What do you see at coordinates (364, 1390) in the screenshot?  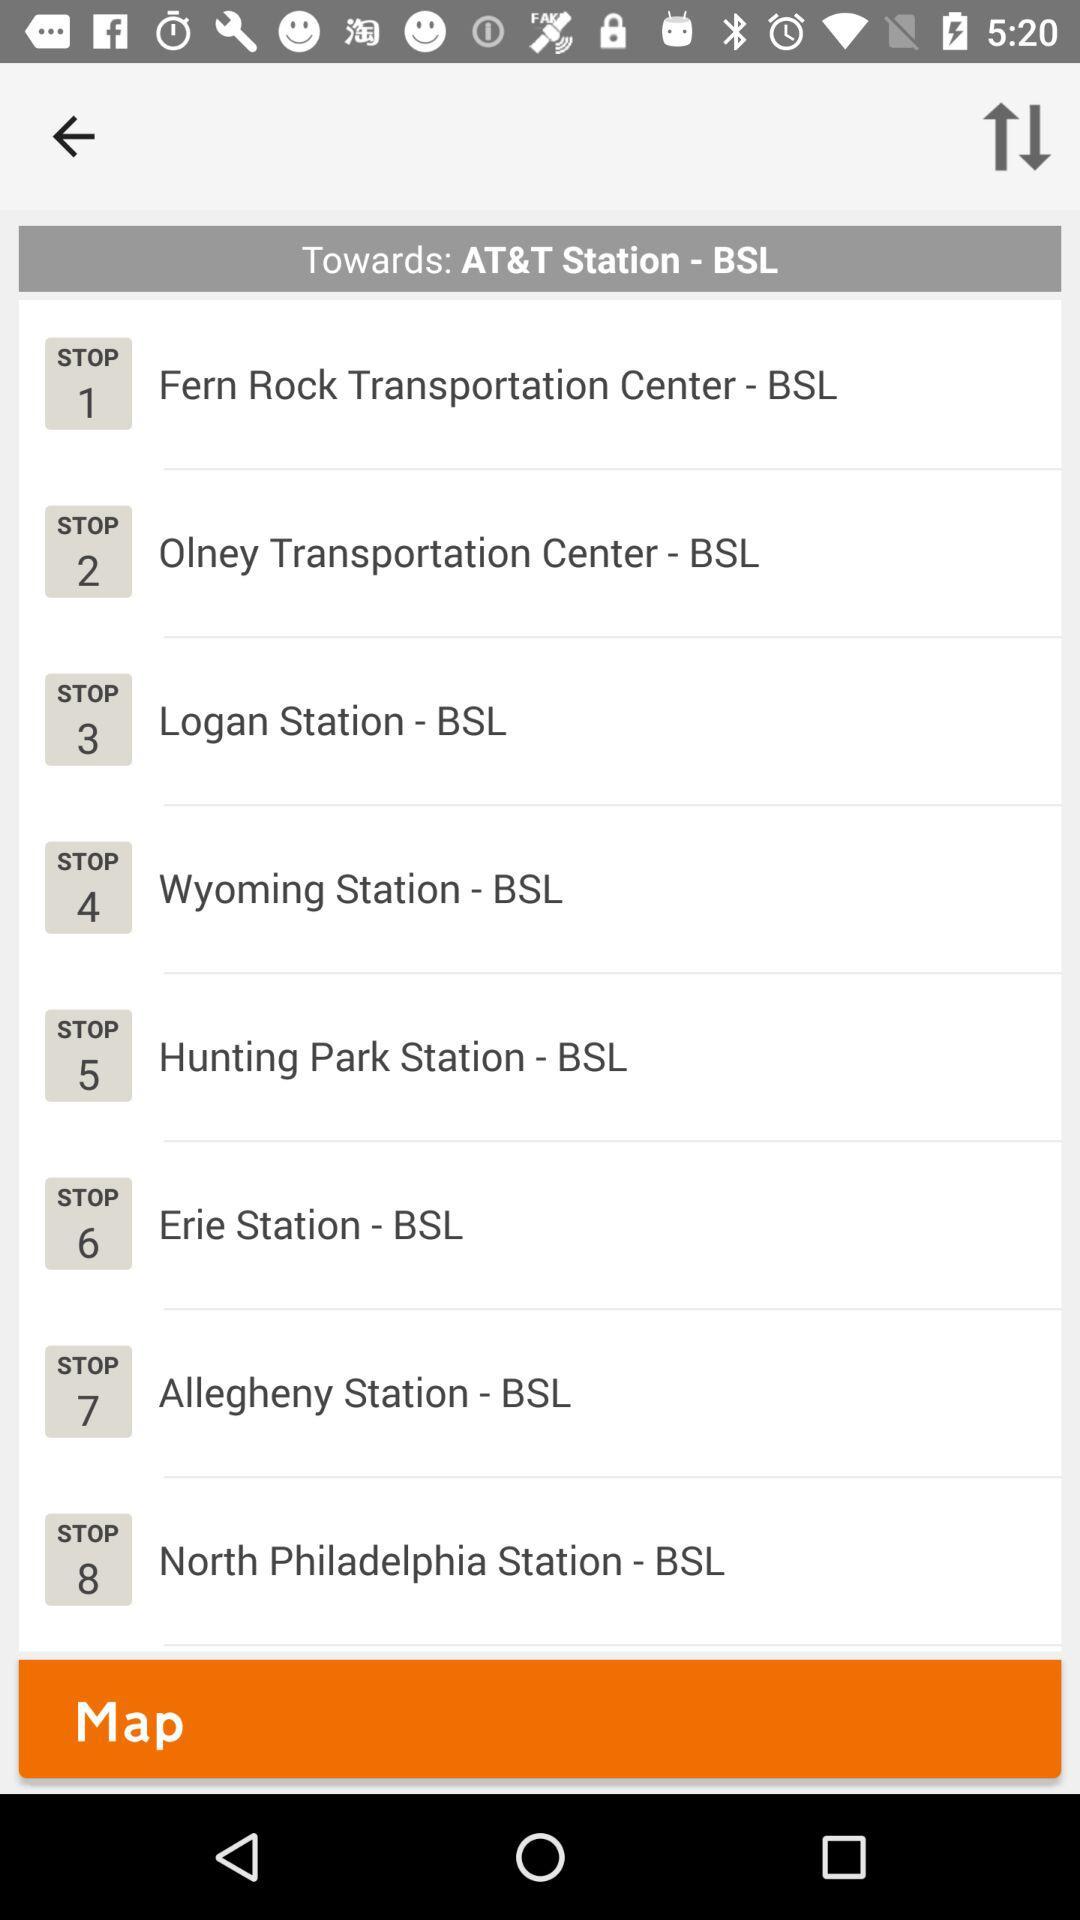 I see `item to the right of the stop item` at bounding box center [364, 1390].